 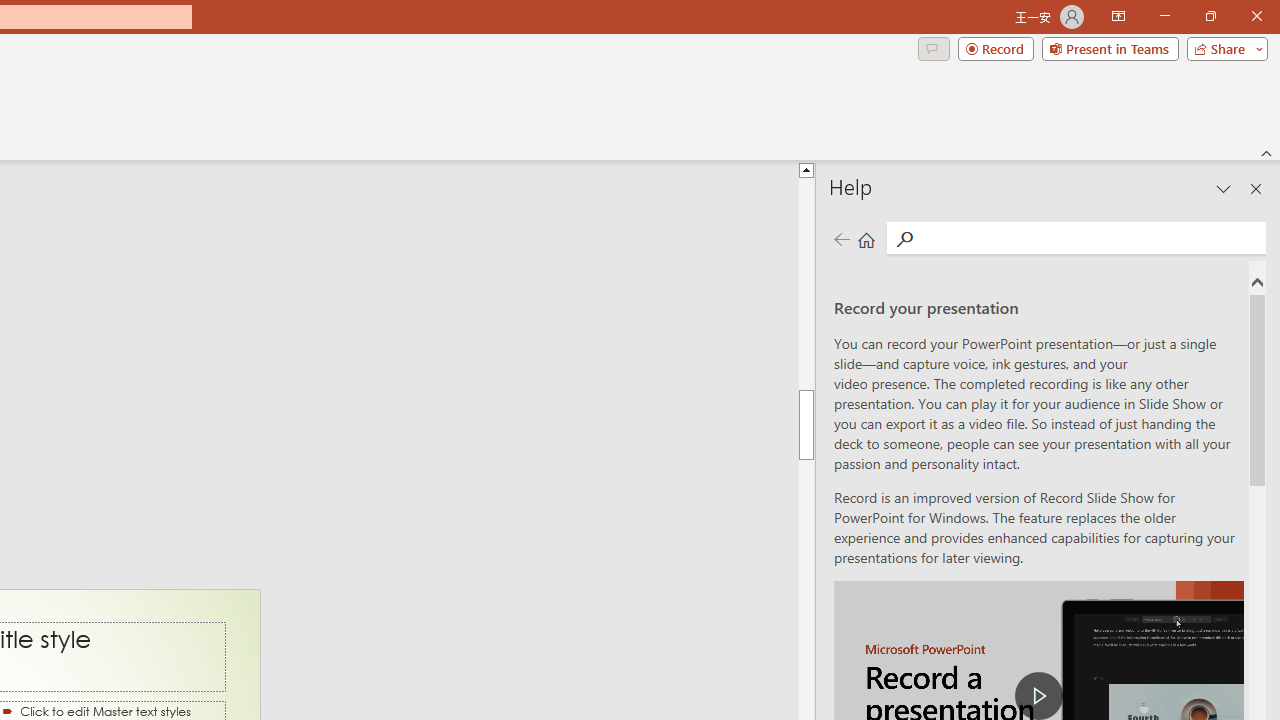 What do you see at coordinates (903, 238) in the screenshot?
I see `'Search'` at bounding box center [903, 238].